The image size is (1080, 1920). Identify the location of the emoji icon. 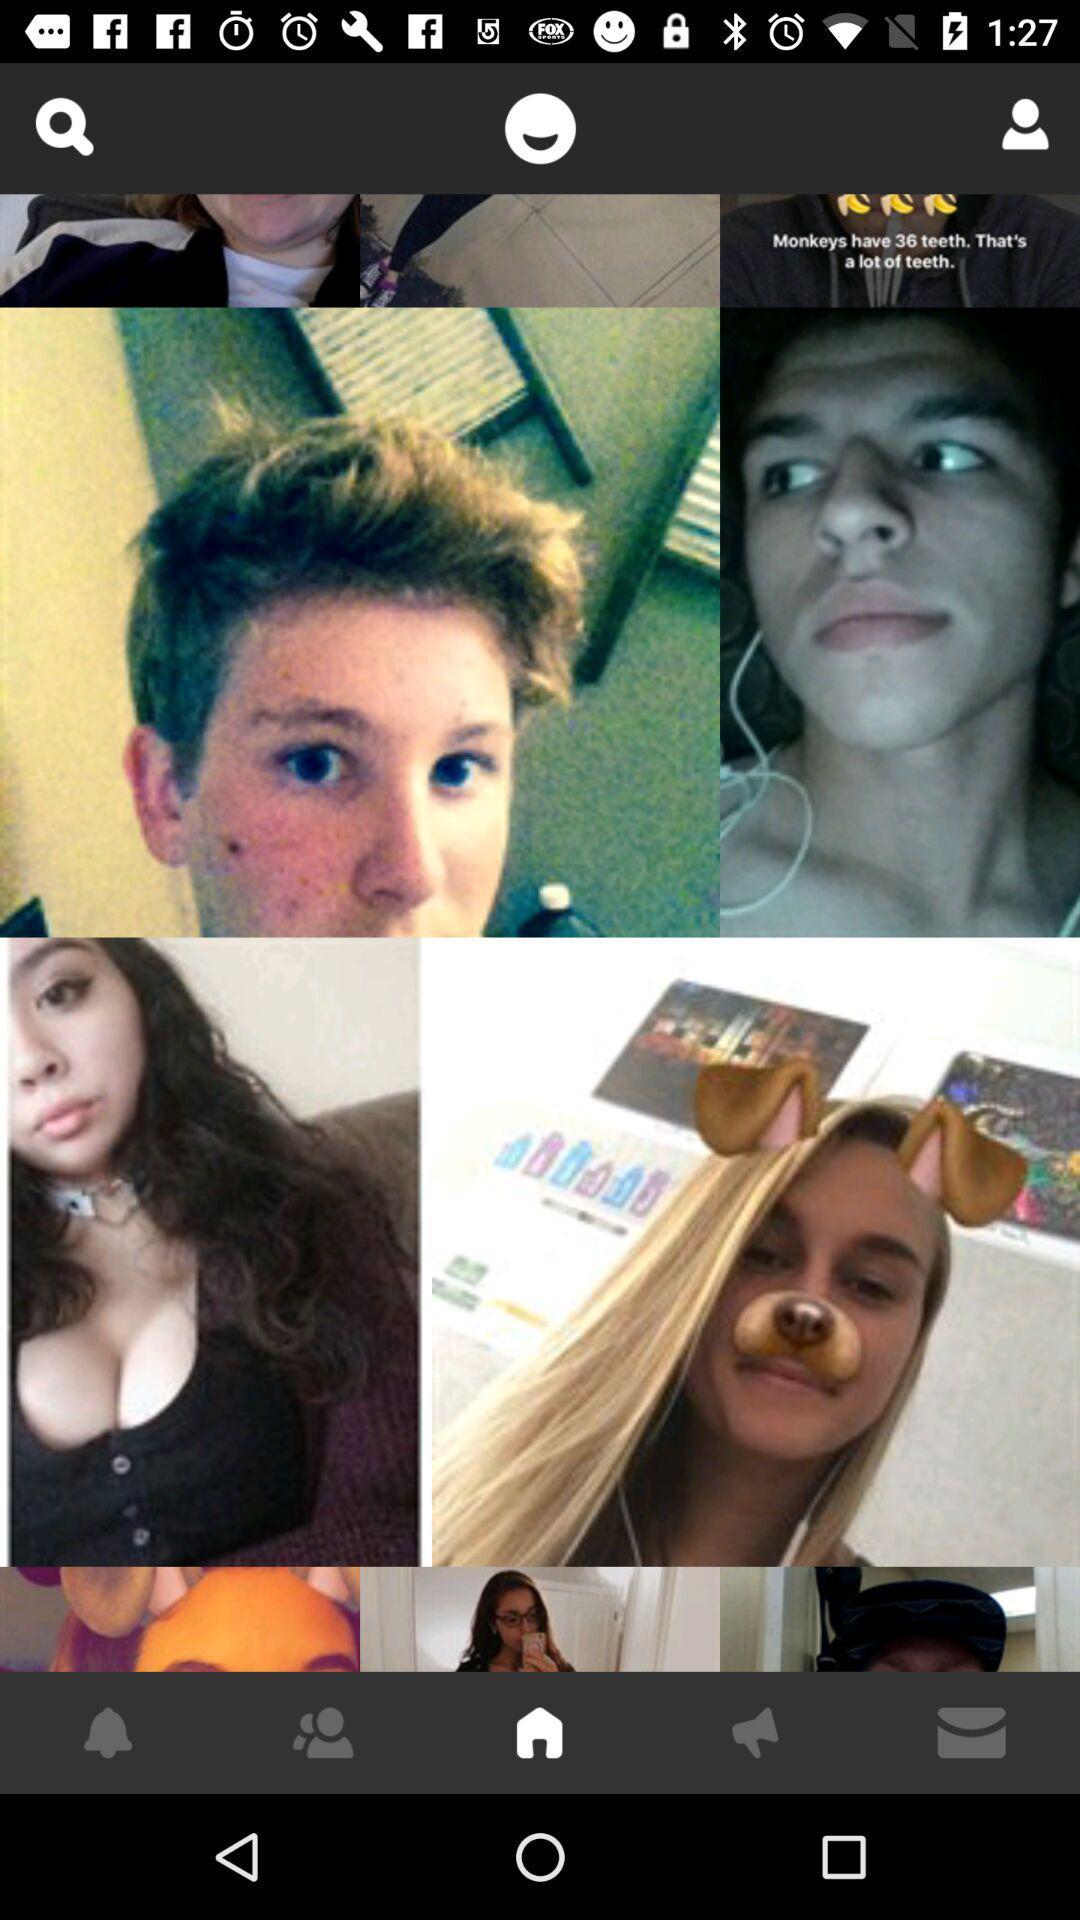
(540, 127).